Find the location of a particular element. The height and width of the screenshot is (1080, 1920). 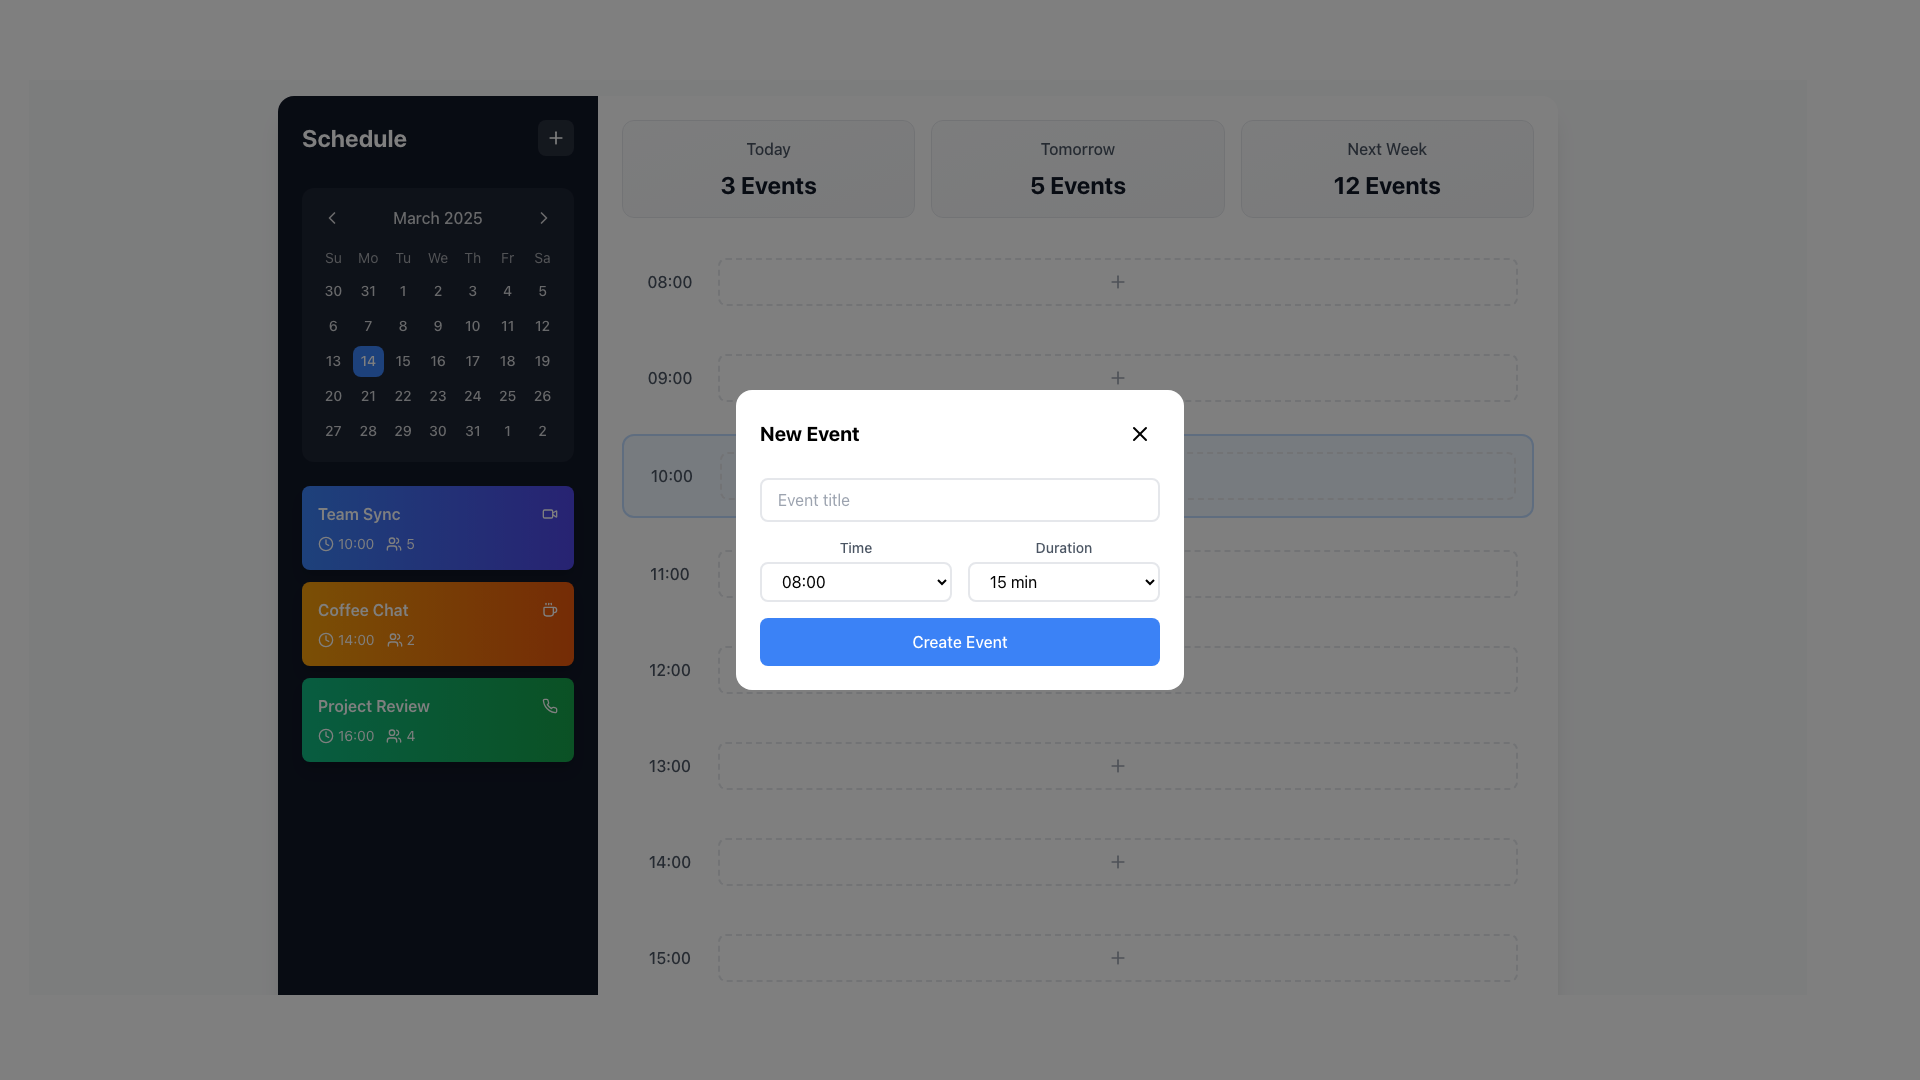

the circular button with a dark background and a '+' icon, located at the top-right corner of the 'Schedule' panel to observe hover effects is located at coordinates (556, 137).